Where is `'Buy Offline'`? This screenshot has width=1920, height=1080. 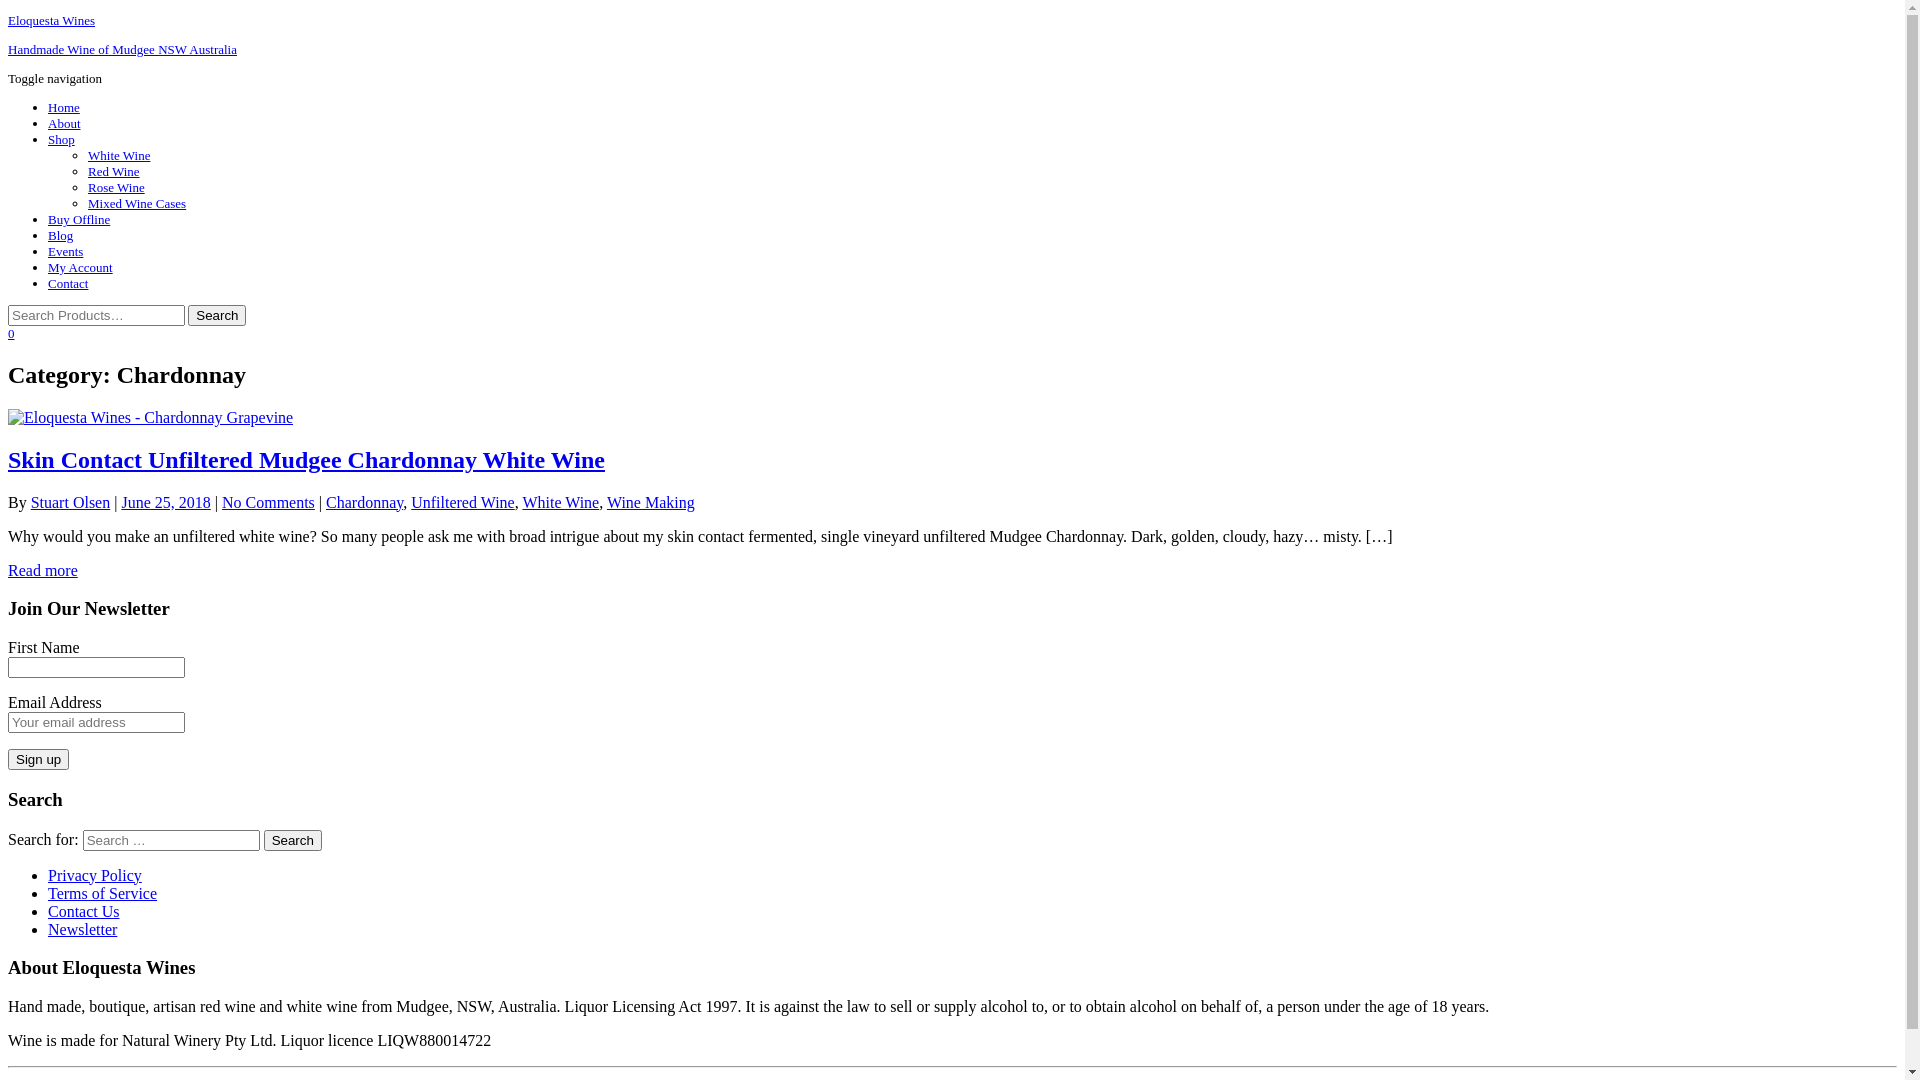
'Buy Offline' is located at coordinates (78, 219).